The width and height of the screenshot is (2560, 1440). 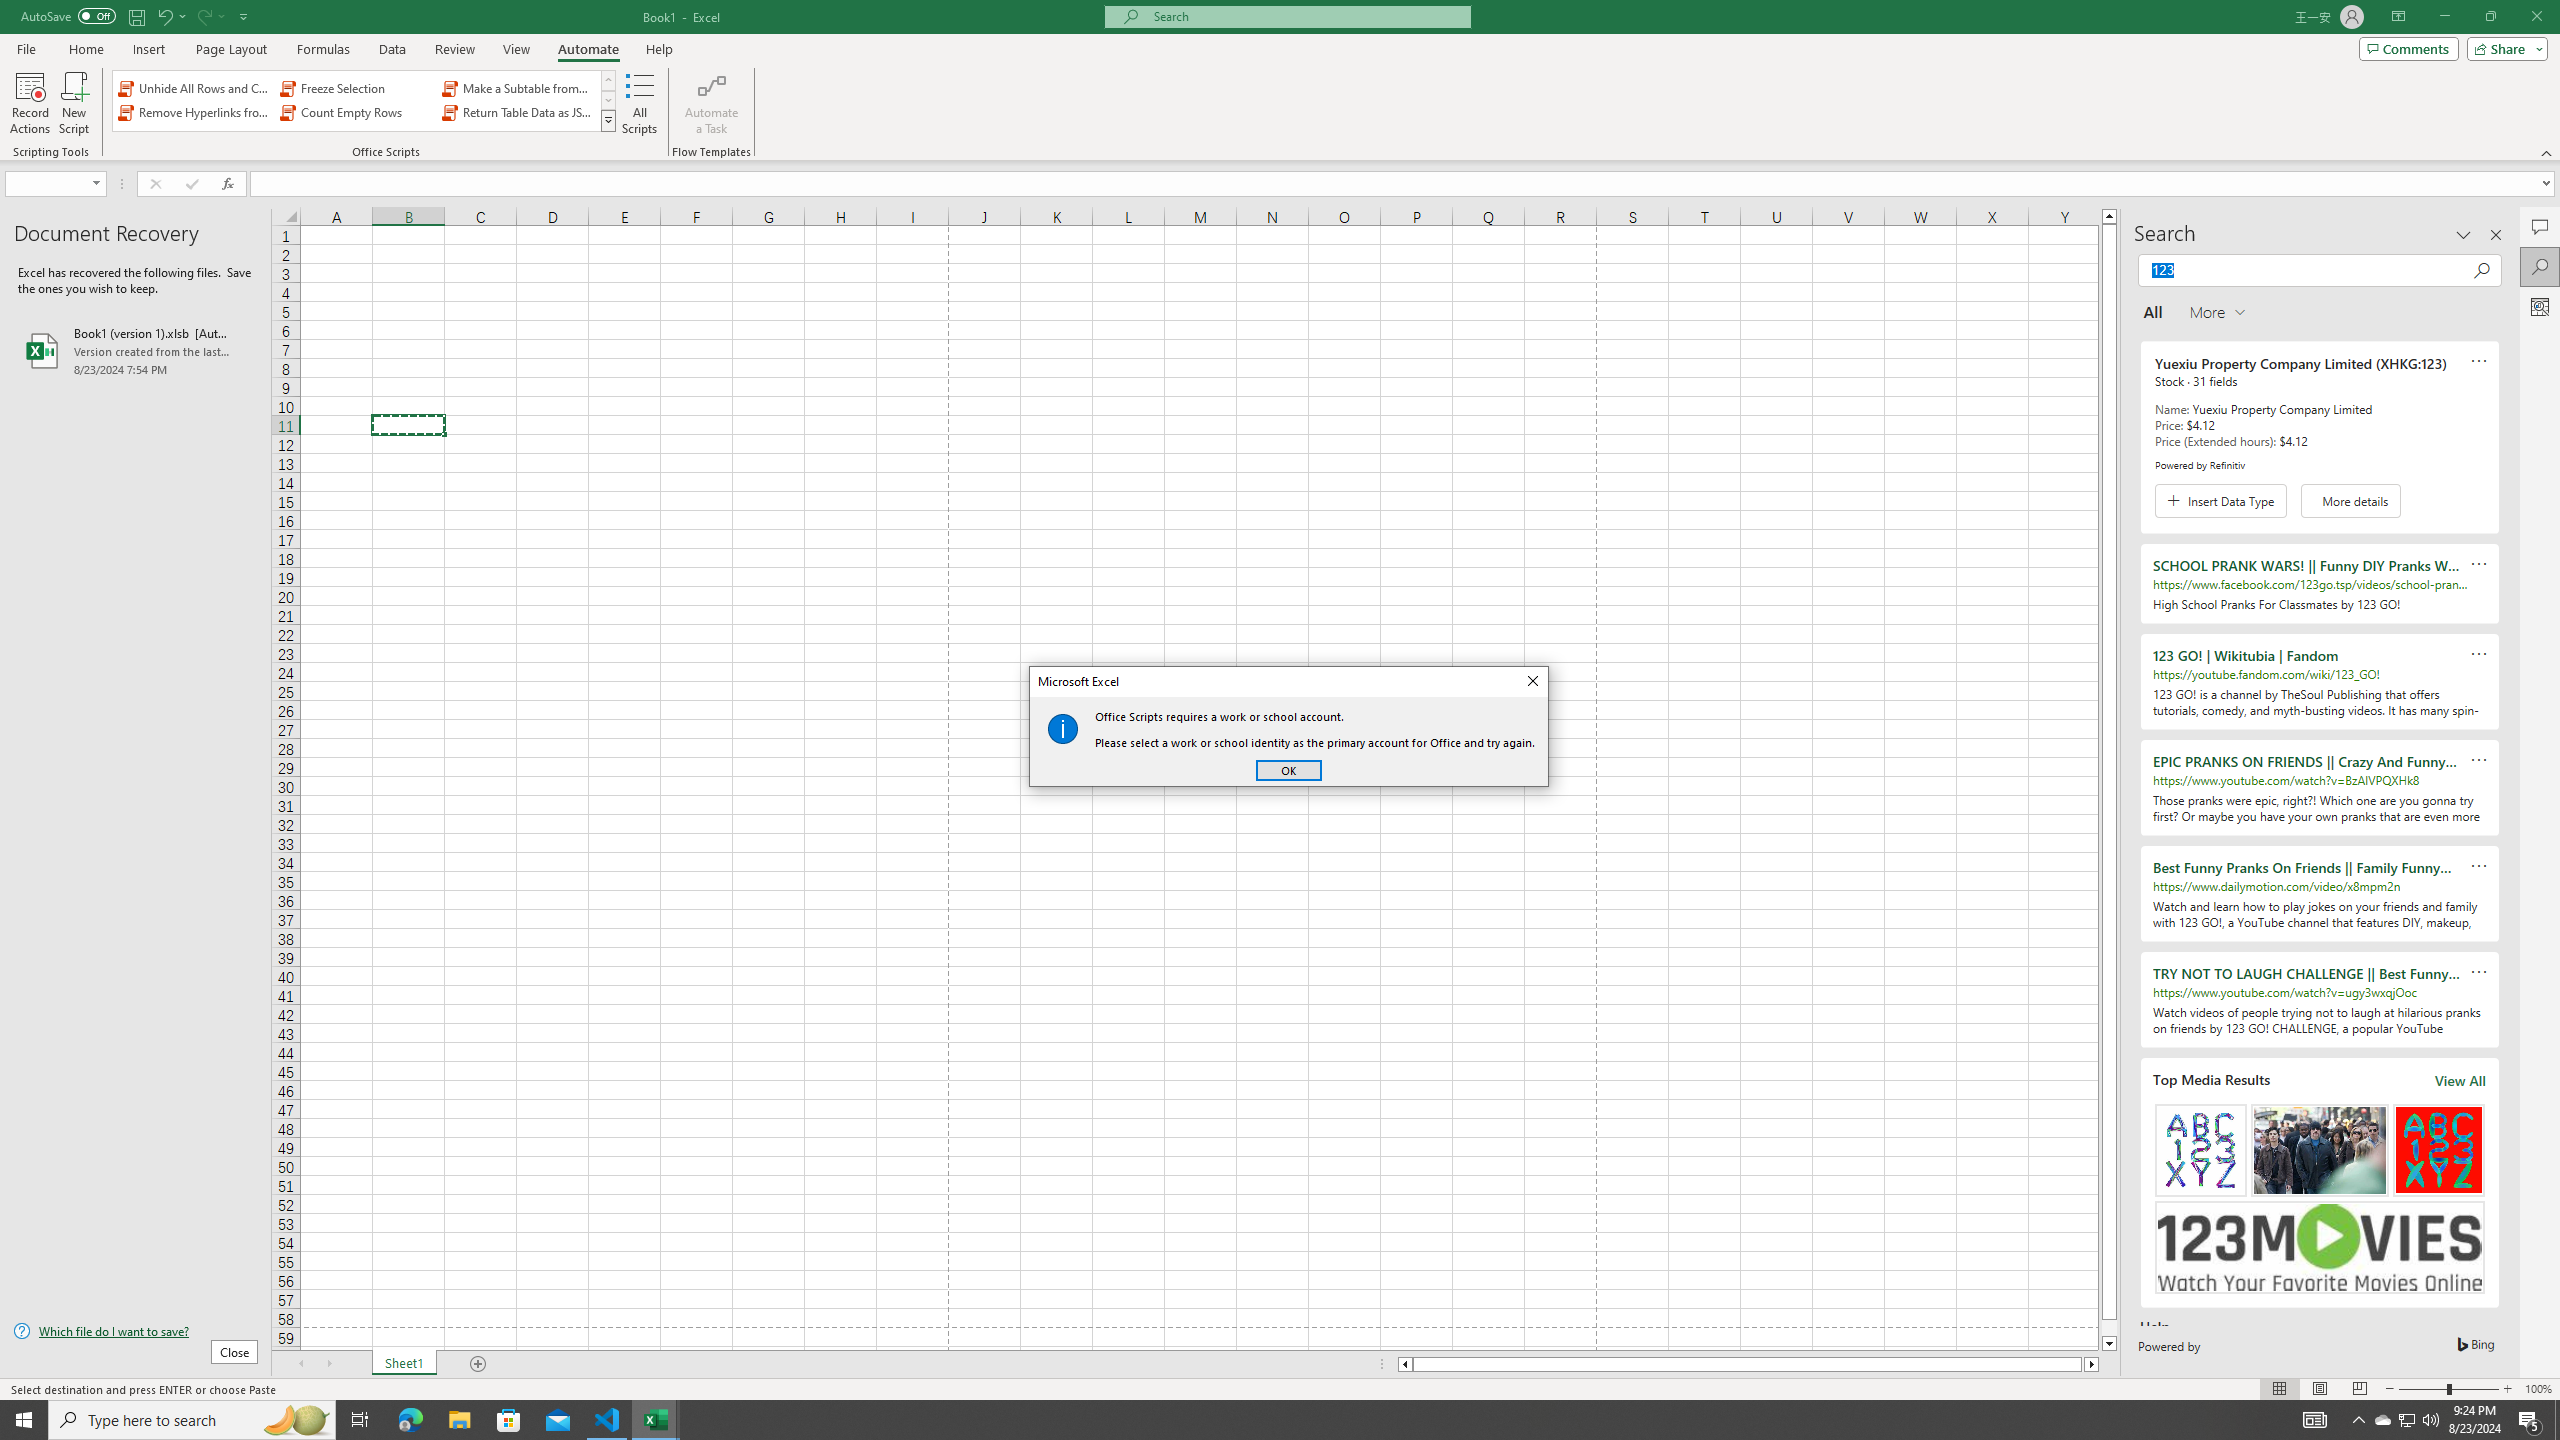 I want to click on 'Automate a Task', so click(x=710, y=103).